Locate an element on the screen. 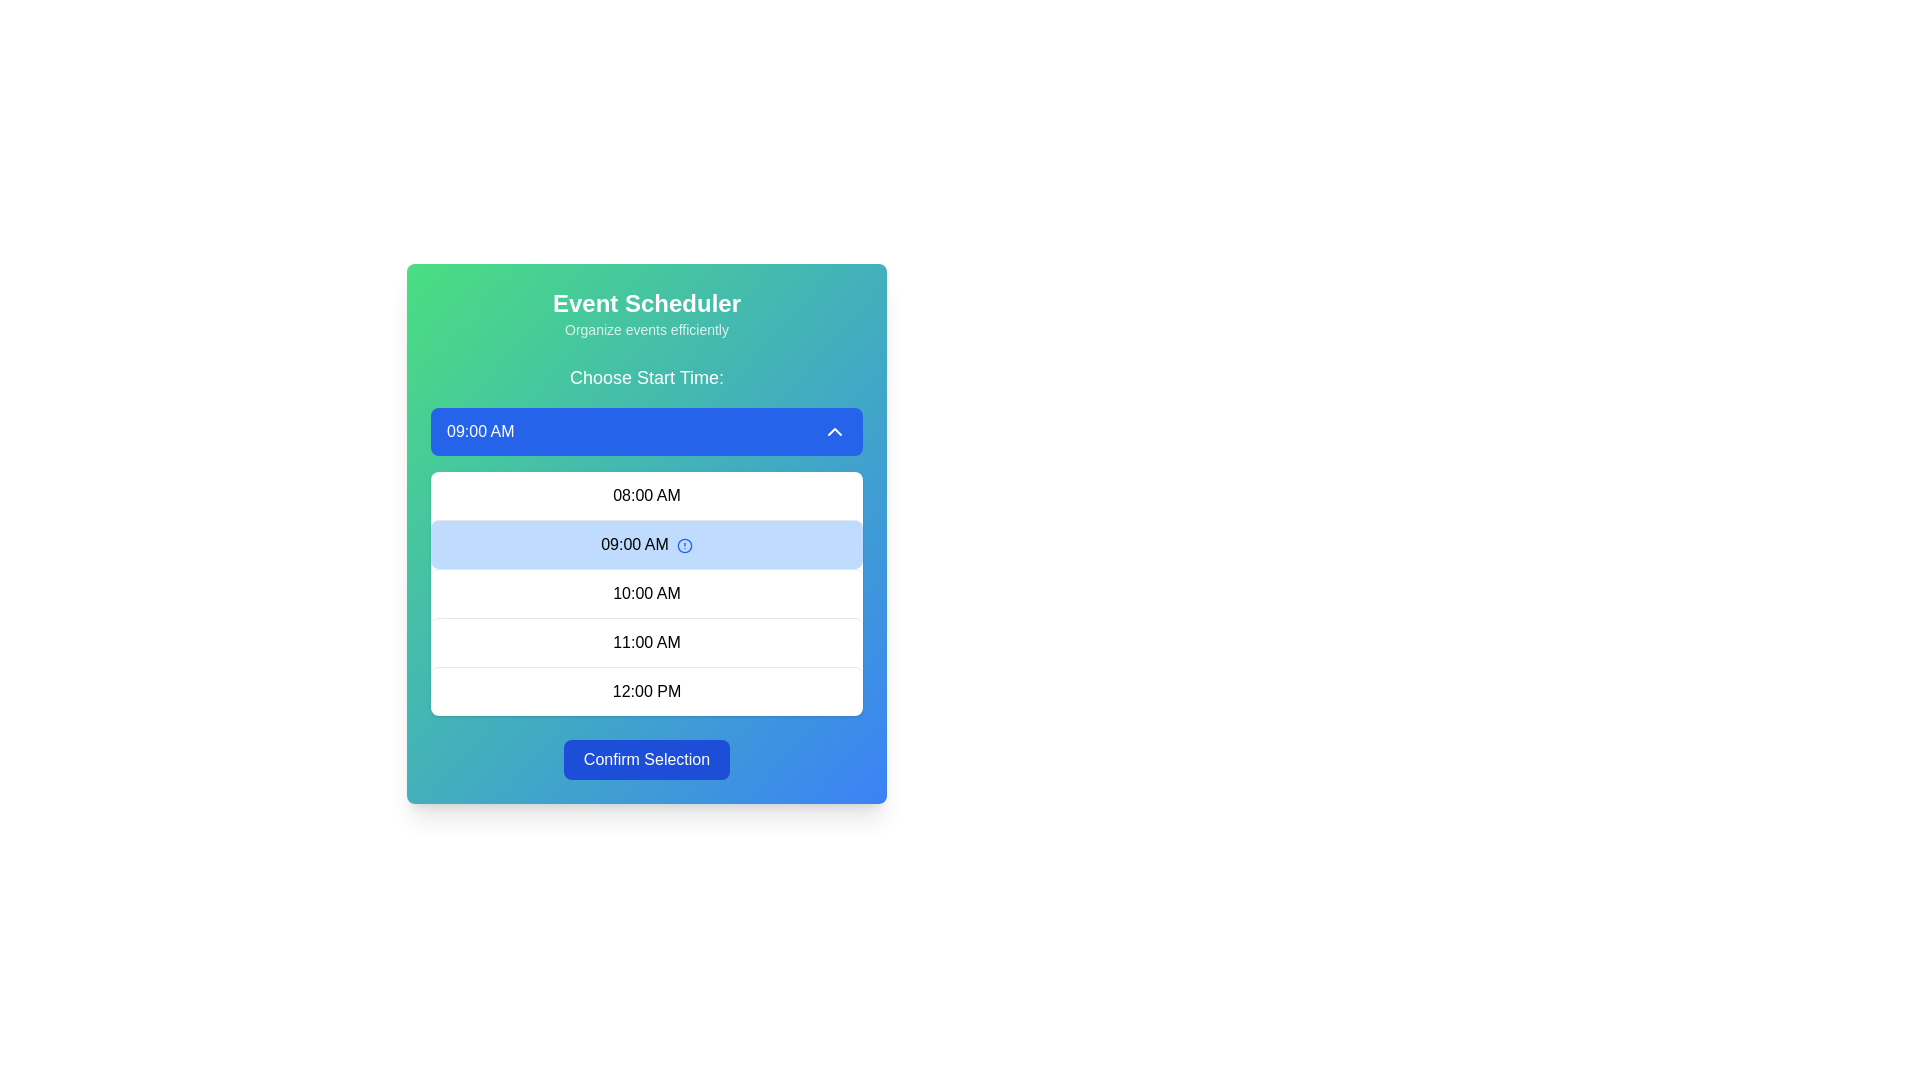 Image resolution: width=1920 pixels, height=1080 pixels. the static text element that reads 'Organize events efficiently.' which is styled with a smaller font size and is positioned below the heading 'Event Scheduler.' is located at coordinates (647, 329).